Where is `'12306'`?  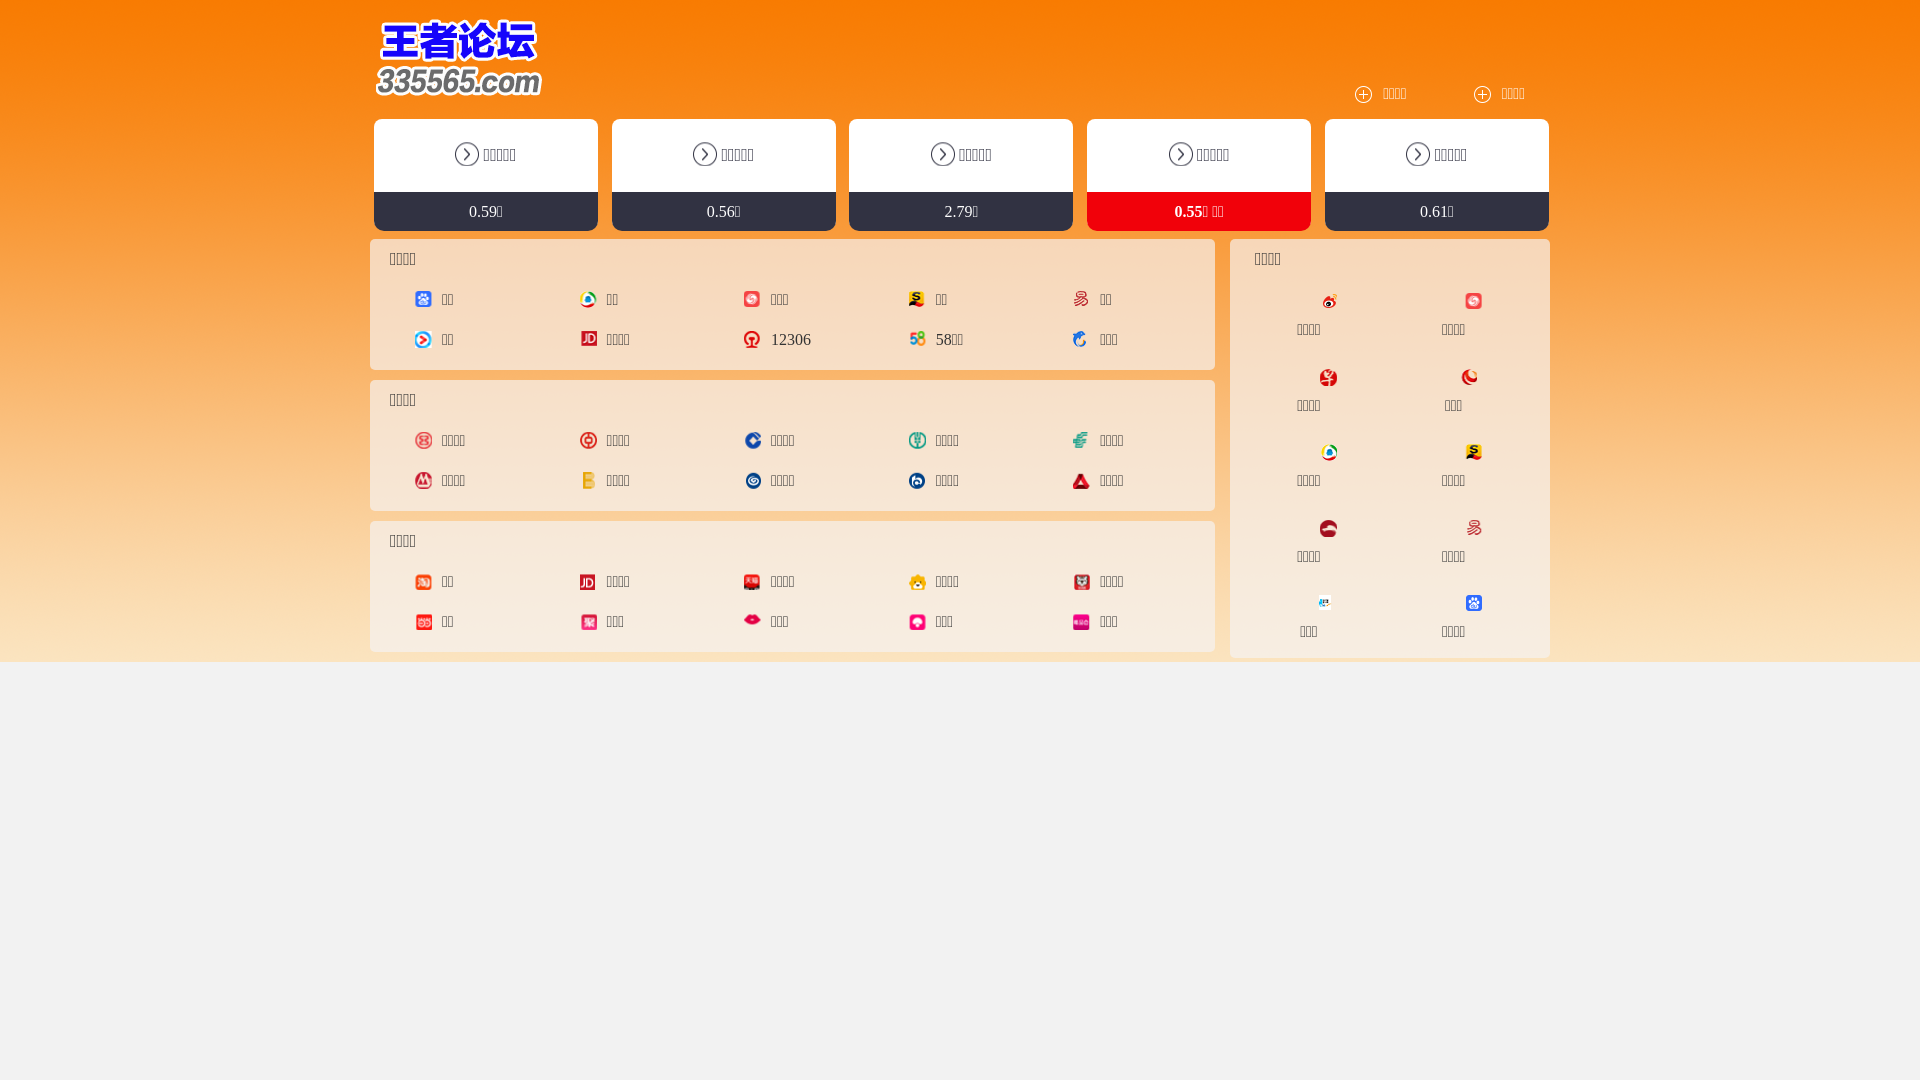
'12306' is located at coordinates (752, 338).